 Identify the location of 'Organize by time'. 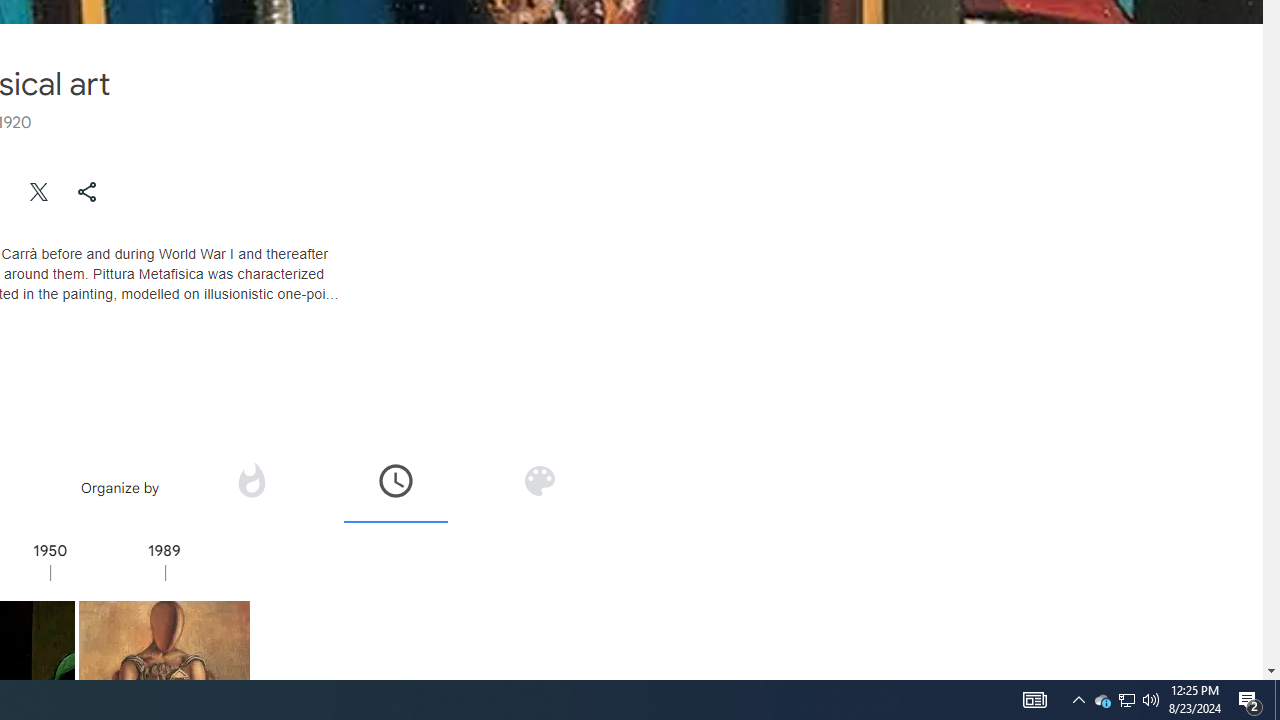
(395, 480).